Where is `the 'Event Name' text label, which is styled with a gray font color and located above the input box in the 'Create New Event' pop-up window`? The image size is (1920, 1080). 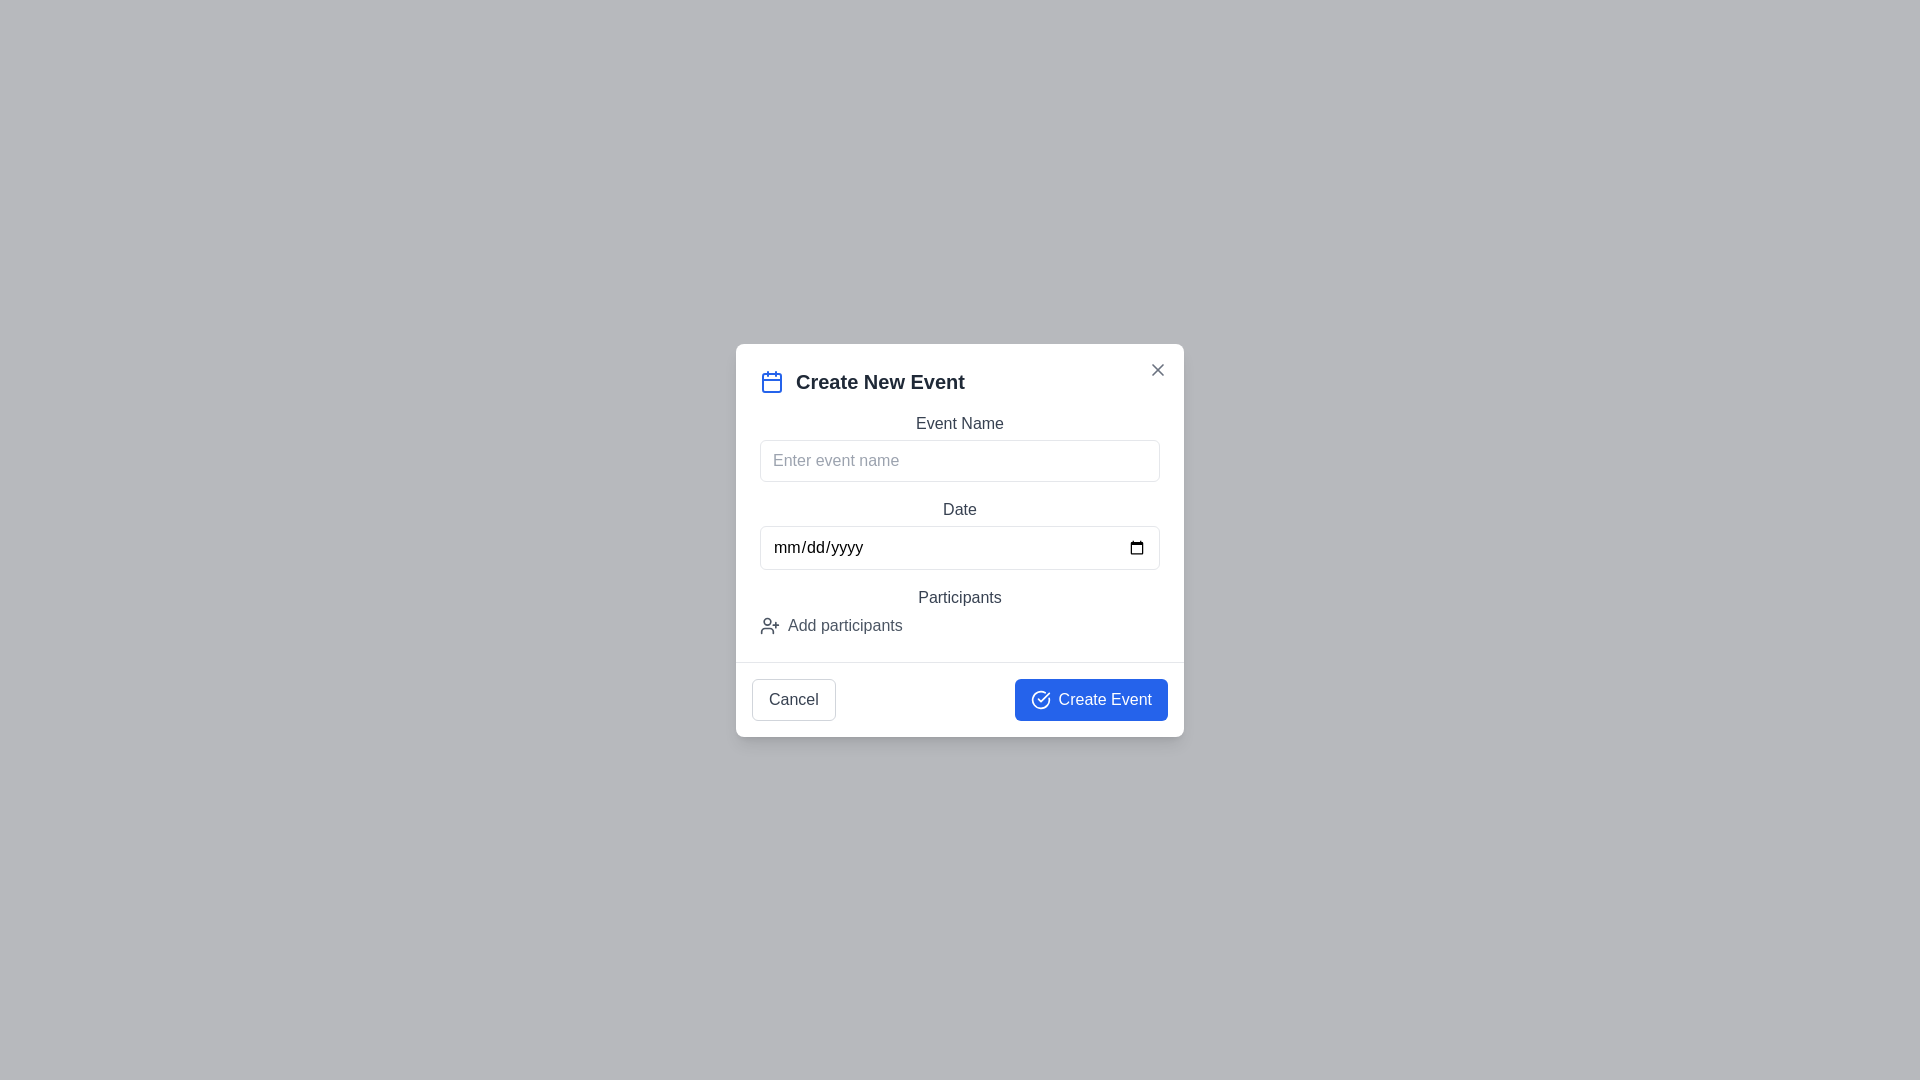
the 'Event Name' text label, which is styled with a gray font color and located above the input box in the 'Create New Event' pop-up window is located at coordinates (960, 422).